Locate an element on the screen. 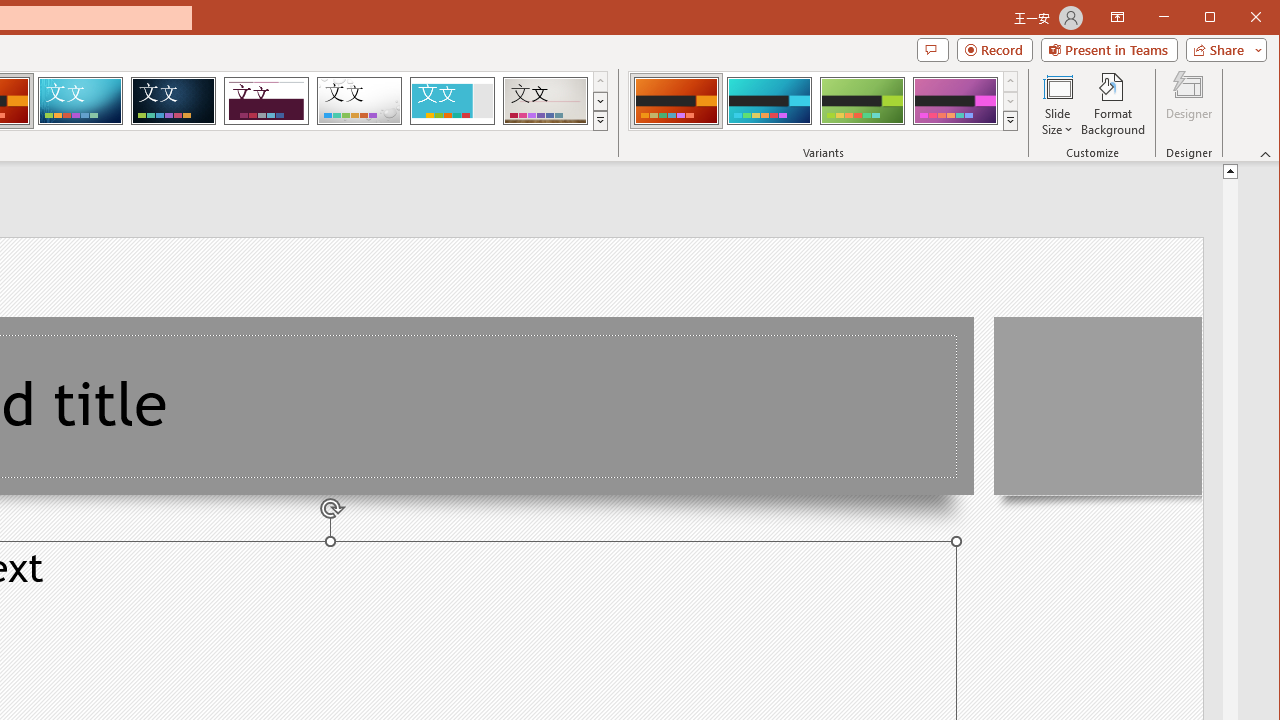  'Maximize' is located at coordinates (1238, 19).